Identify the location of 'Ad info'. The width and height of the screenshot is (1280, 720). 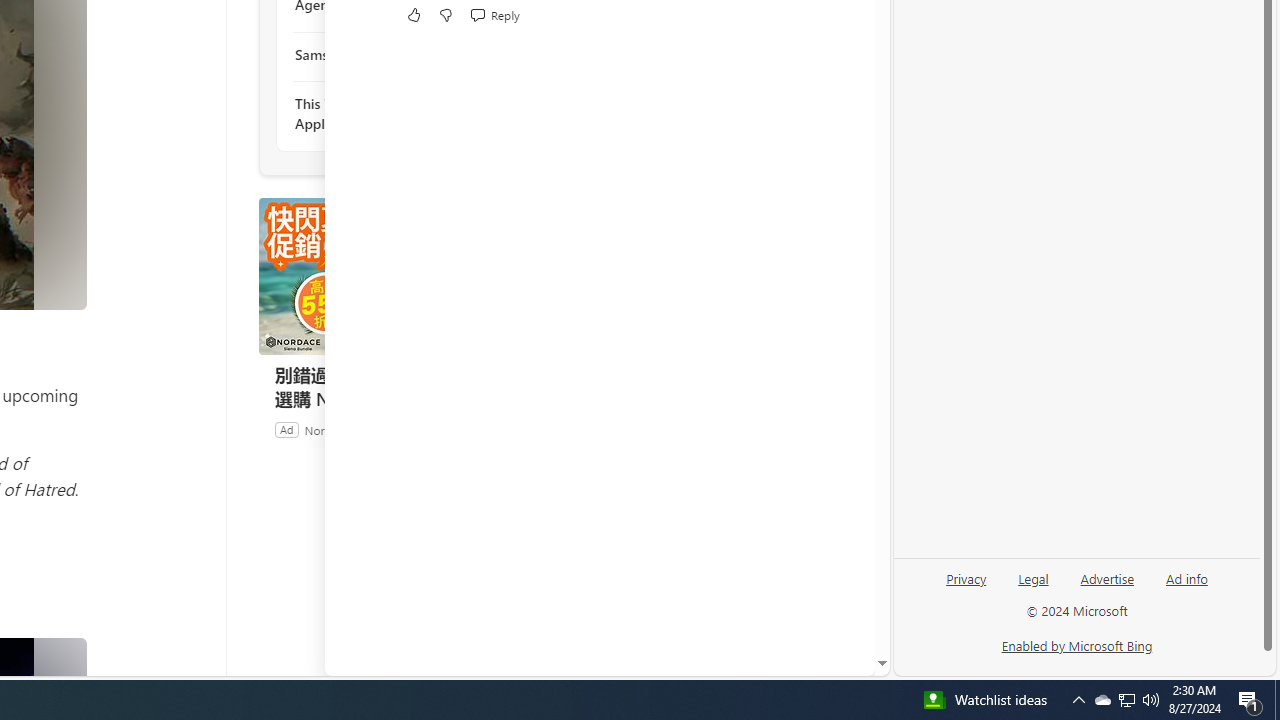
(1187, 577).